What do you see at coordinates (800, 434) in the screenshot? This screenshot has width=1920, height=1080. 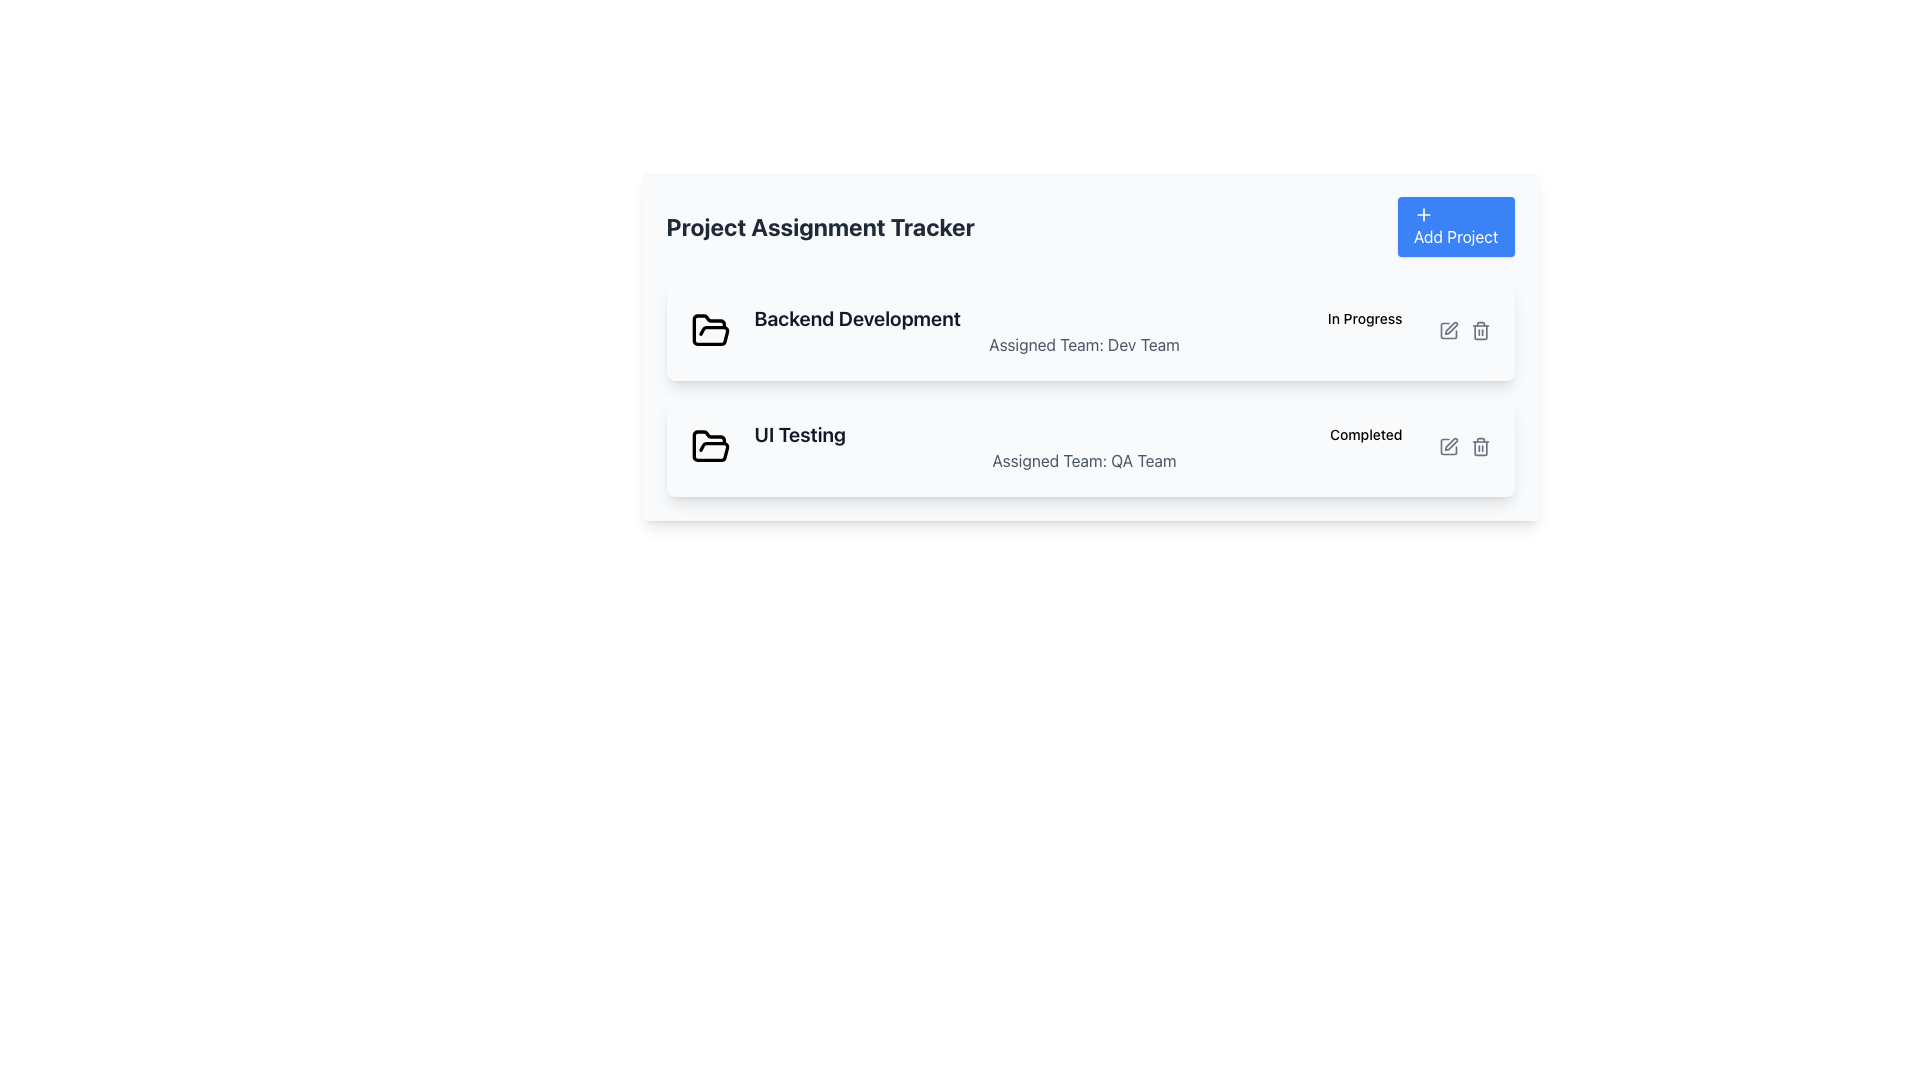 I see `the static text element that serves as a descriptive label for a project or task, located in the second row and aligned` at bounding box center [800, 434].